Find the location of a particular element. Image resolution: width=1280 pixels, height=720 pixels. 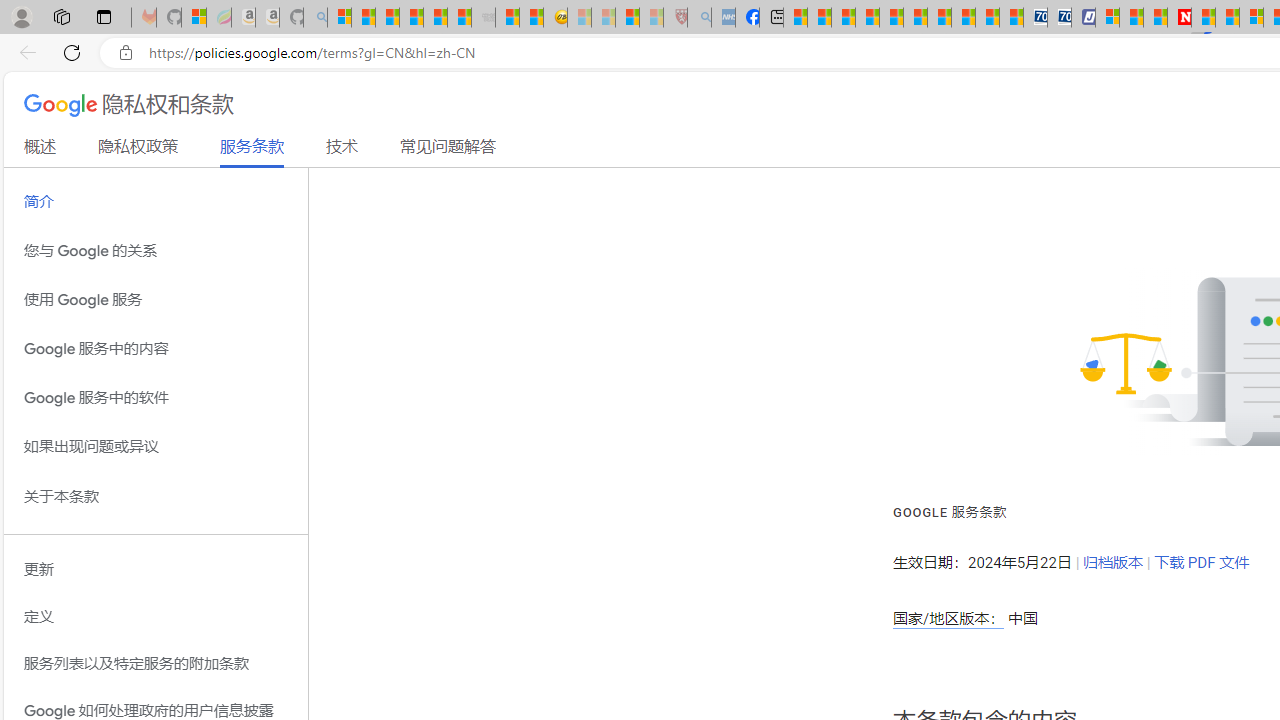

'Climate Damage Becomes Too Severe To Reverse' is located at coordinates (867, 17).